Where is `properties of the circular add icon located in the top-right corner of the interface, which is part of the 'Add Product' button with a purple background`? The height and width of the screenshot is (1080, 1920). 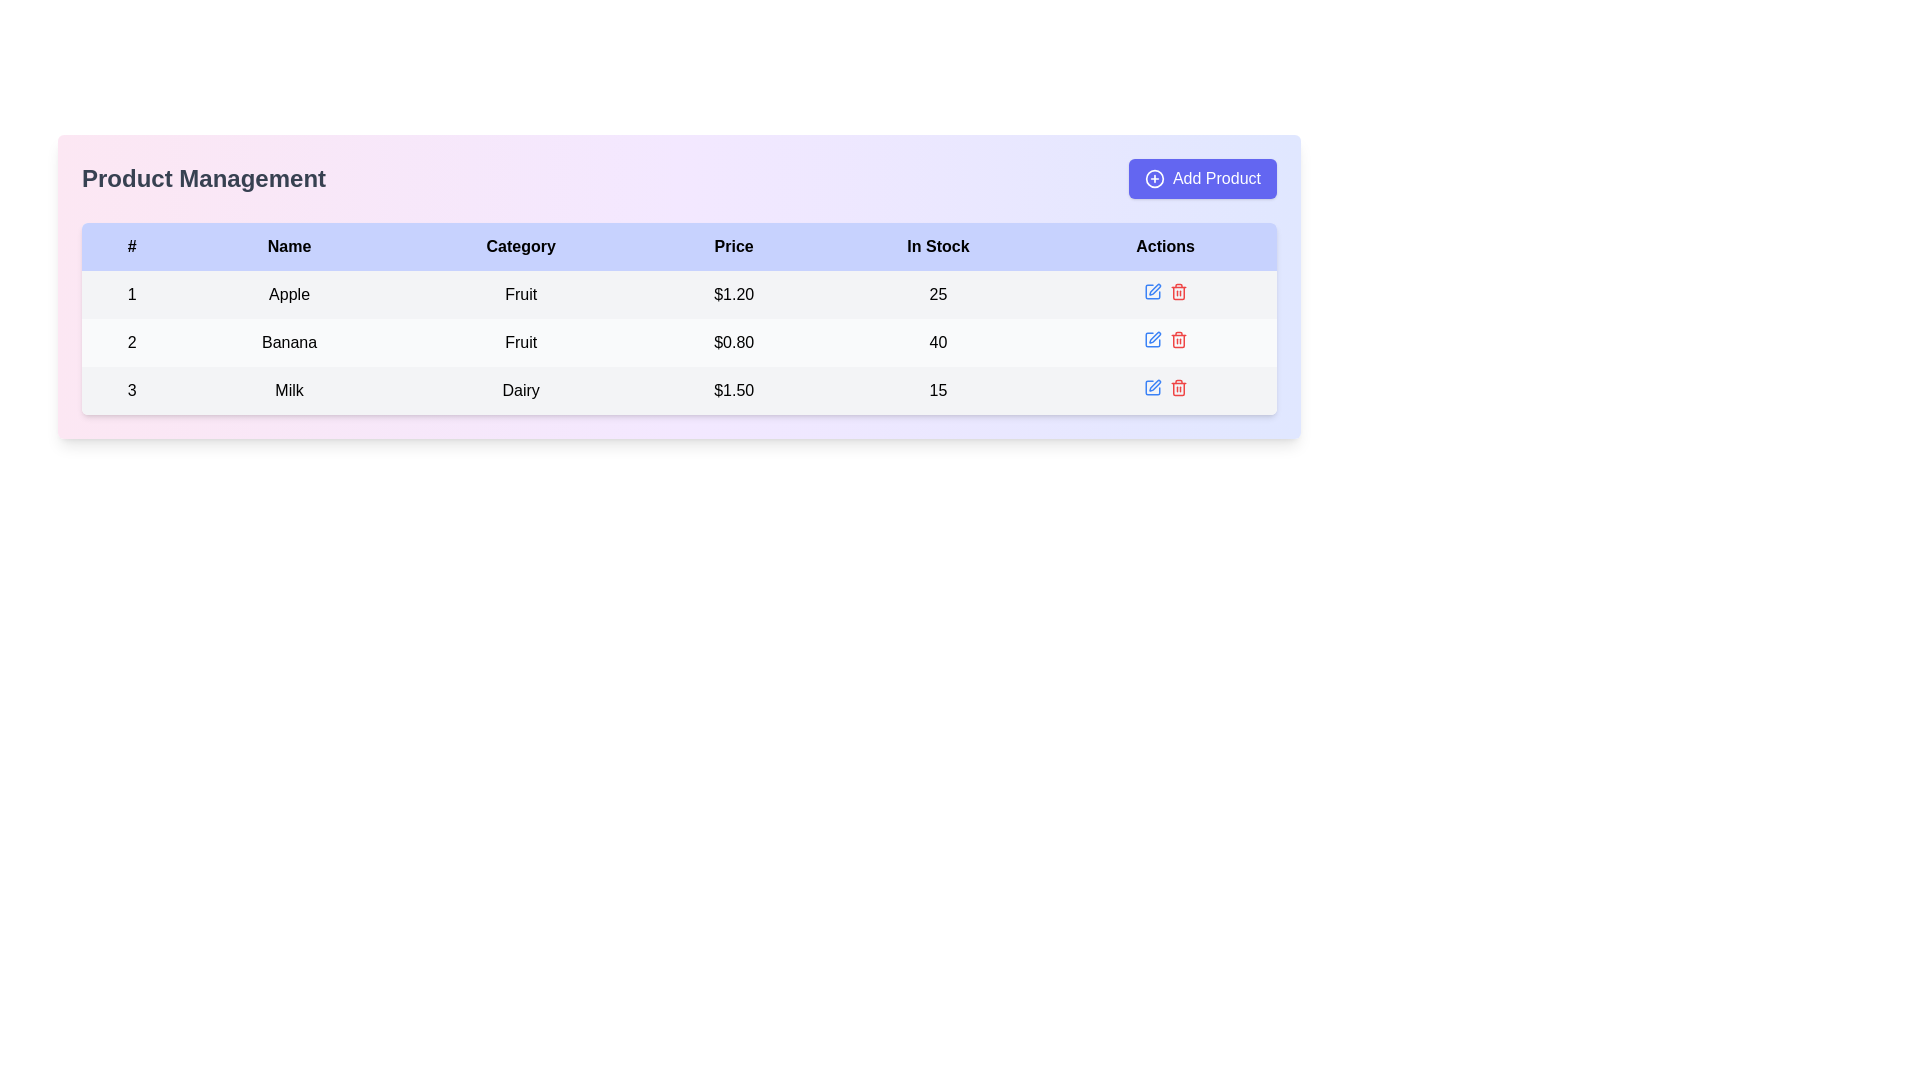 properties of the circular add icon located in the top-right corner of the interface, which is part of the 'Add Product' button with a purple background is located at coordinates (1154, 177).